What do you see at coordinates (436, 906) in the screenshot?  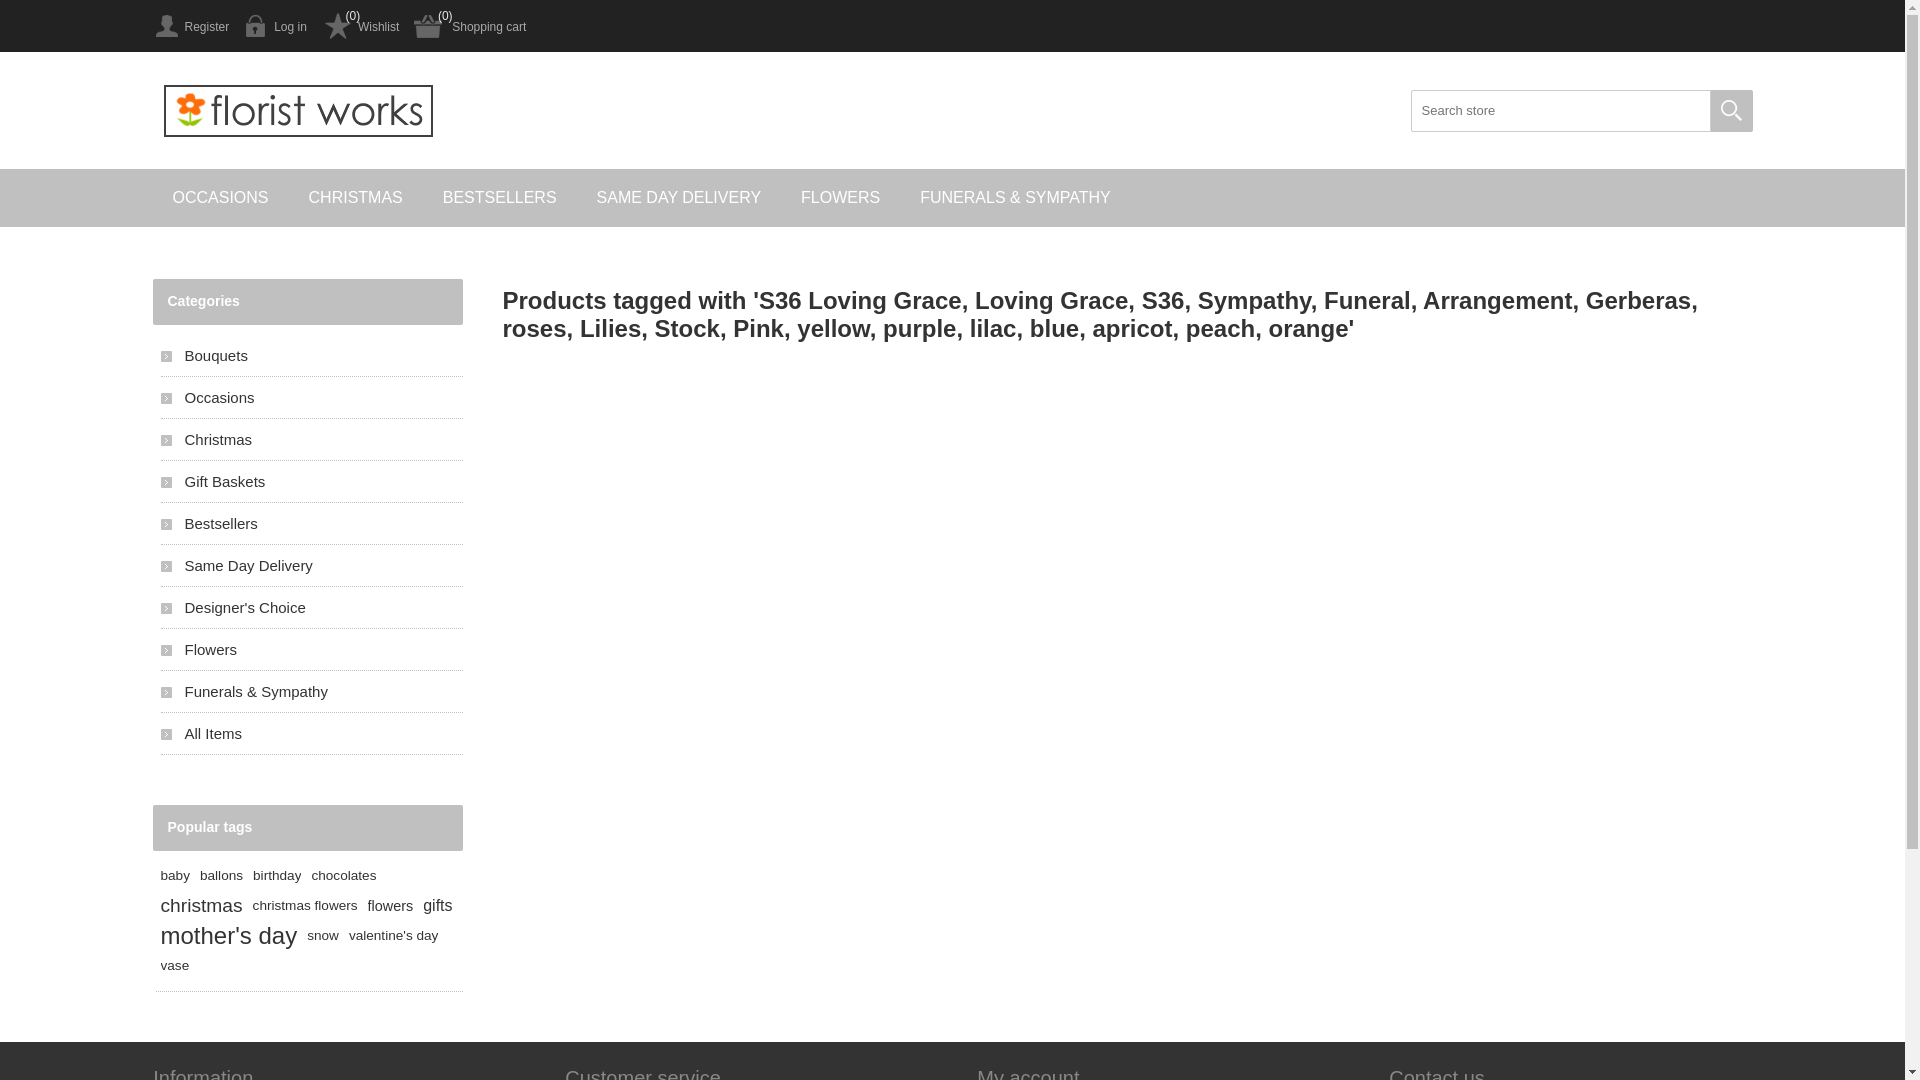 I see `'gifts'` at bounding box center [436, 906].